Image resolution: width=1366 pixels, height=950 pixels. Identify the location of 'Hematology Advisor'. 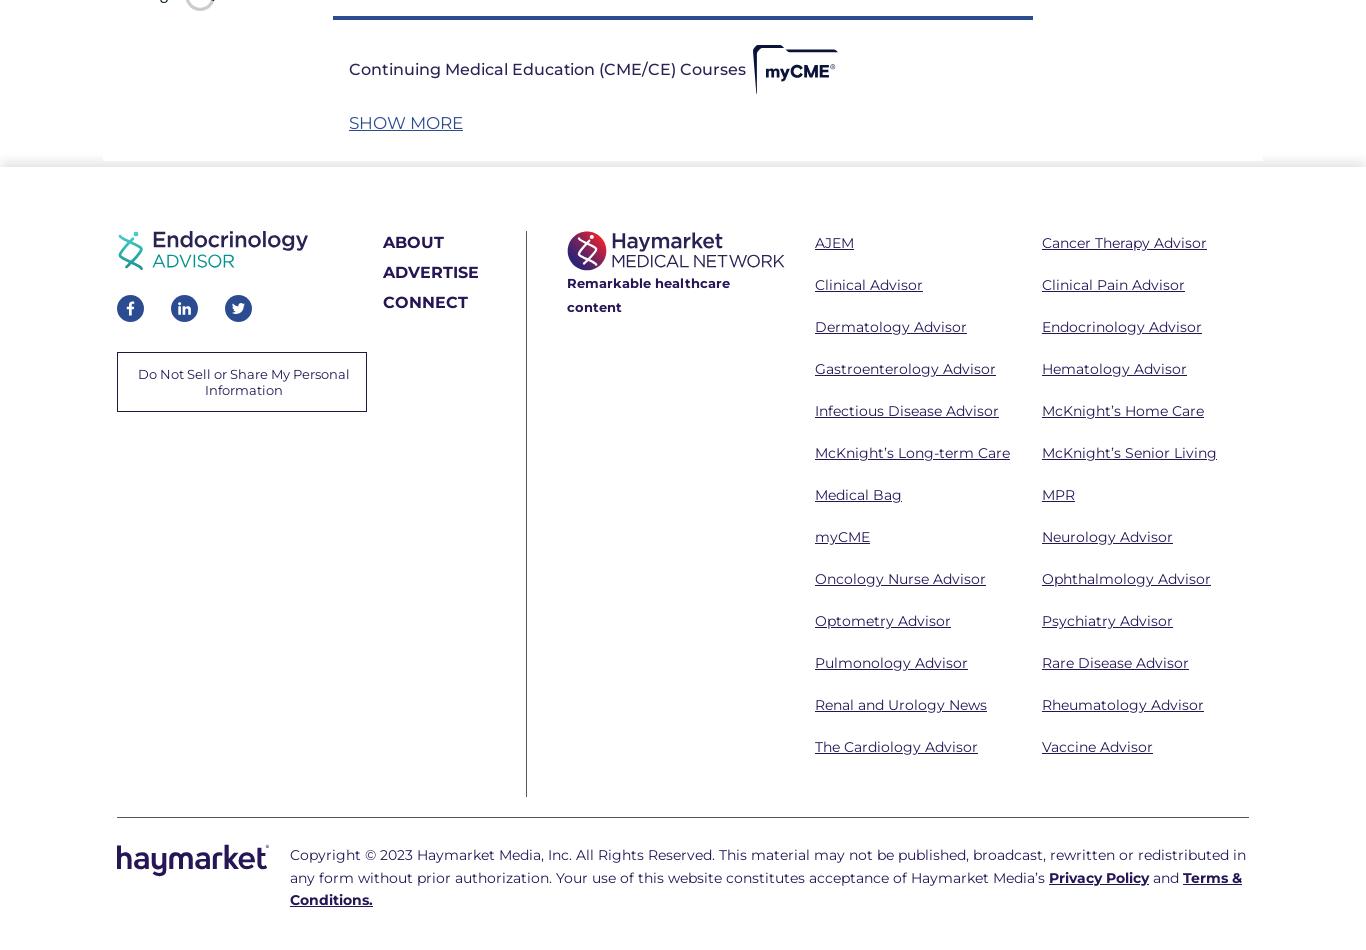
(1113, 367).